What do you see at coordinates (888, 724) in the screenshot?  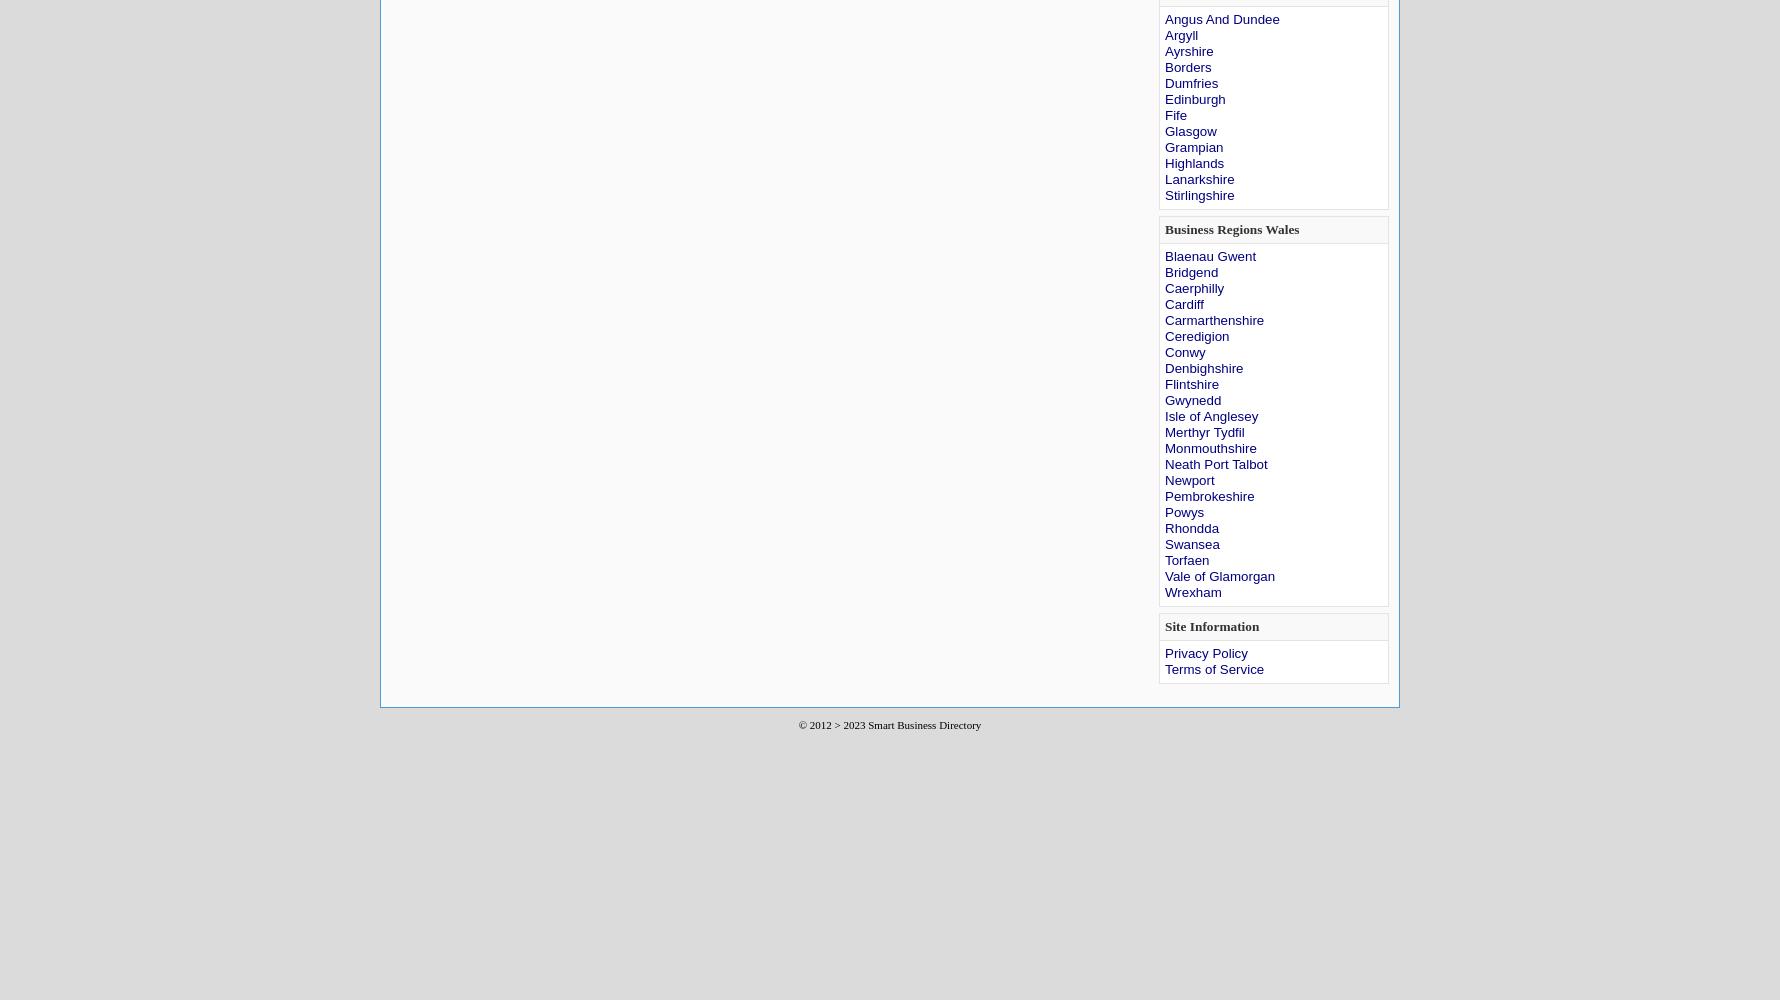 I see `'© 2012 > 2023 Smart Business Directory'` at bounding box center [888, 724].